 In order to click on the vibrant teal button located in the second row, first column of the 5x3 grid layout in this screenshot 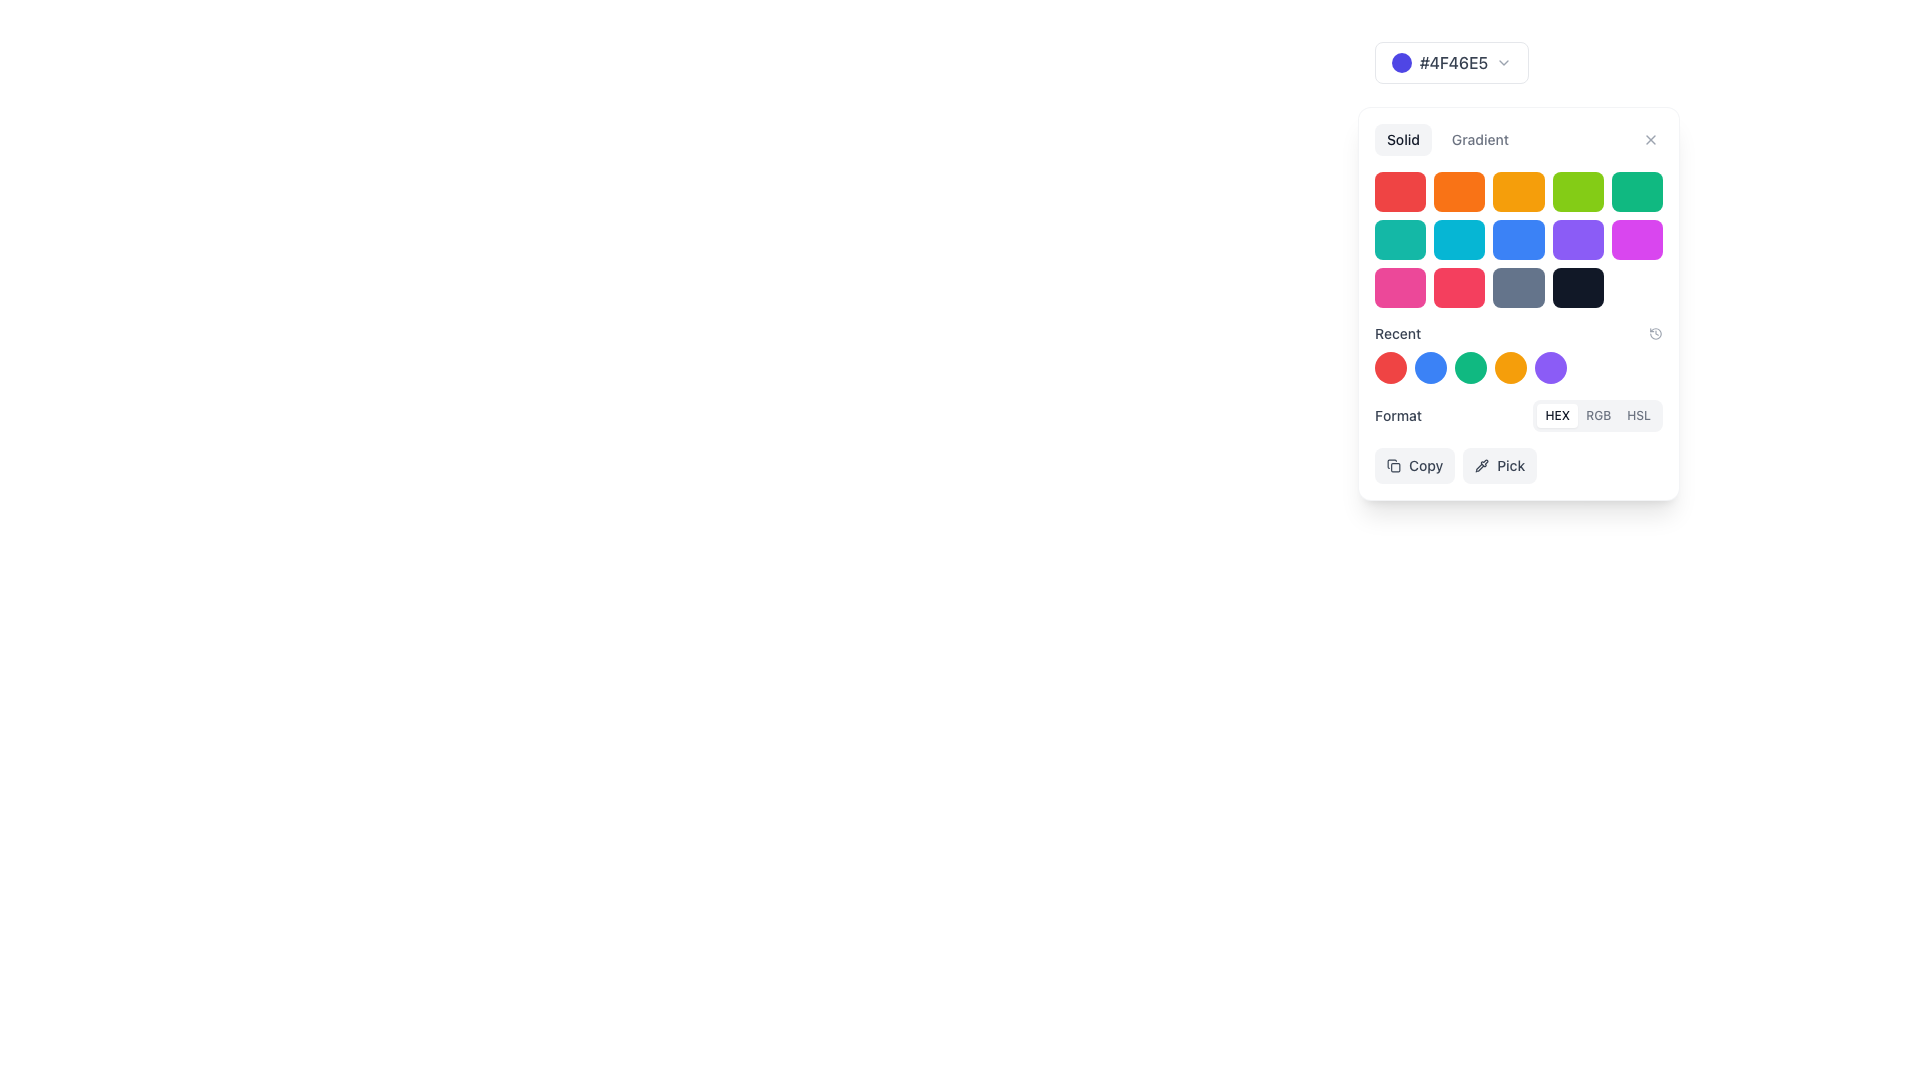, I will do `click(1399, 238)`.